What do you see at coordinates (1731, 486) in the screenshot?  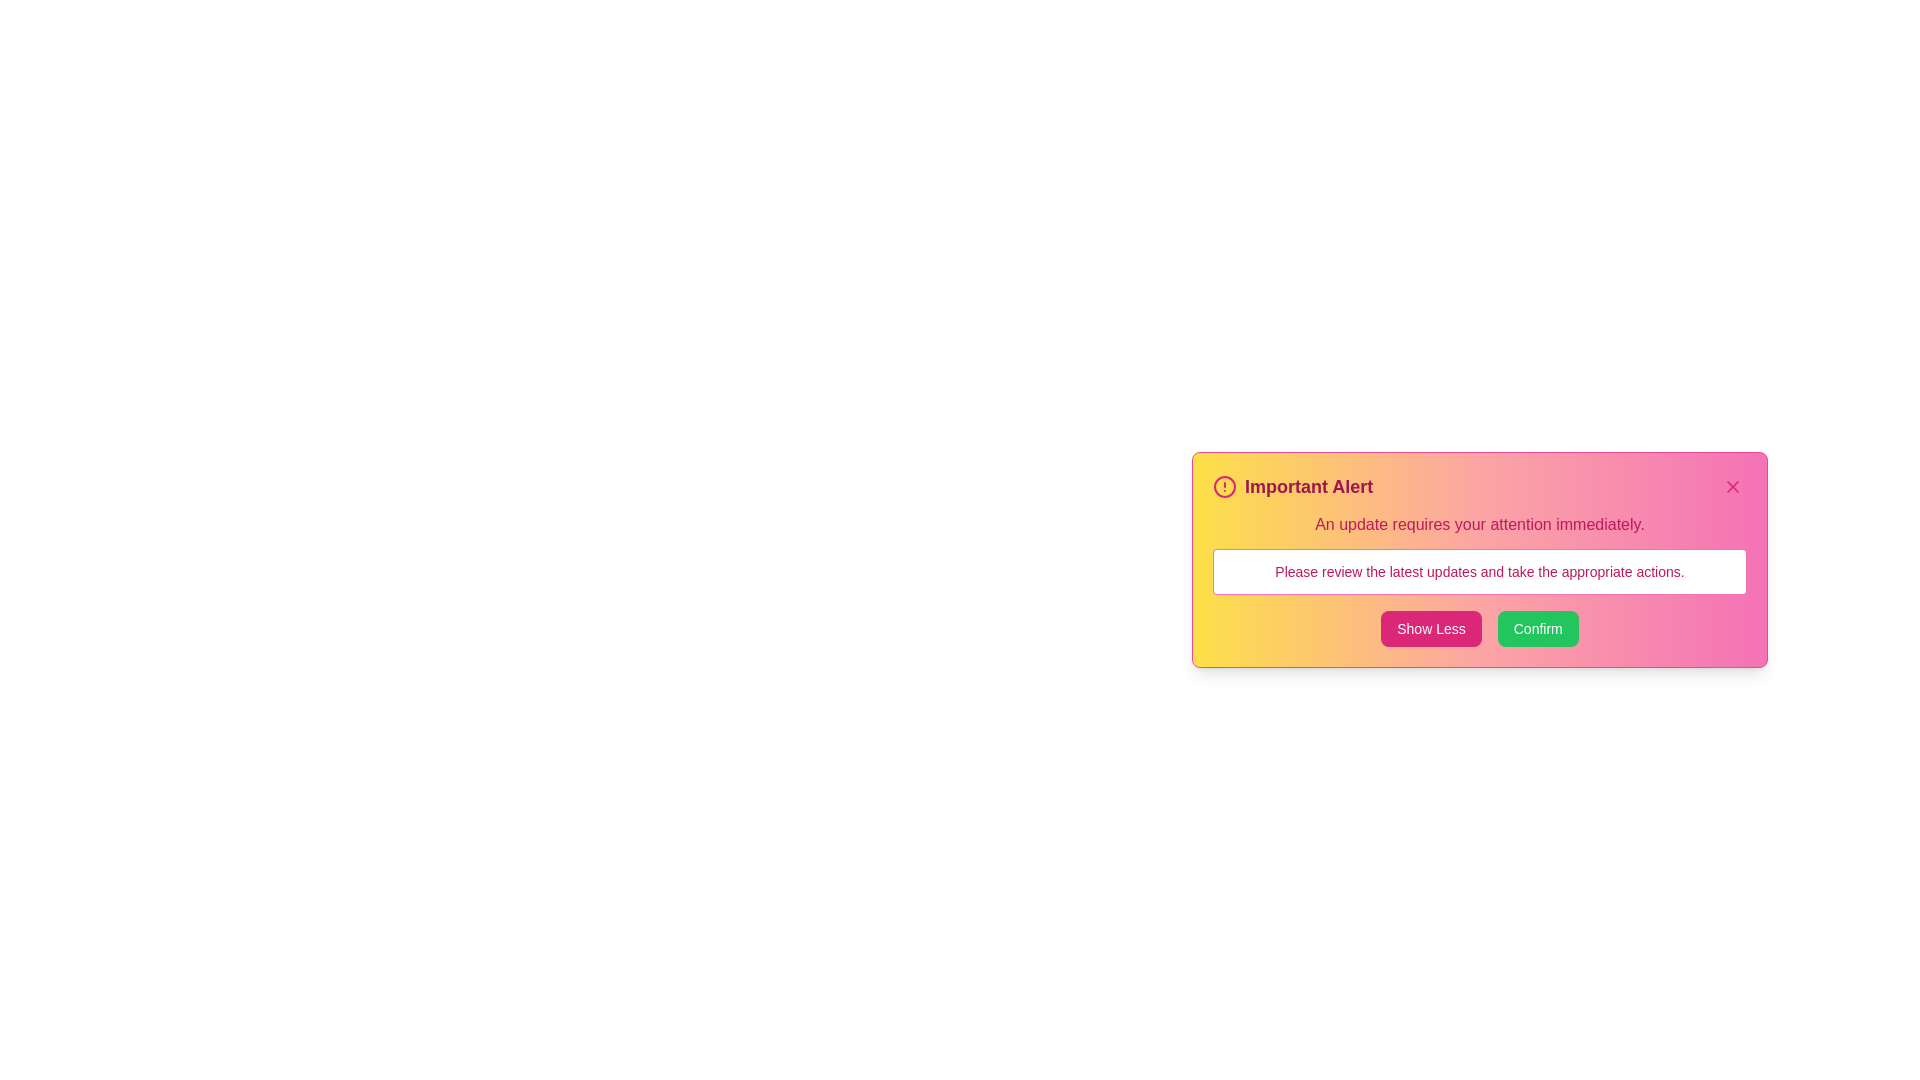 I see `the 'X' button in the top-right corner of the alert window to close it` at bounding box center [1731, 486].